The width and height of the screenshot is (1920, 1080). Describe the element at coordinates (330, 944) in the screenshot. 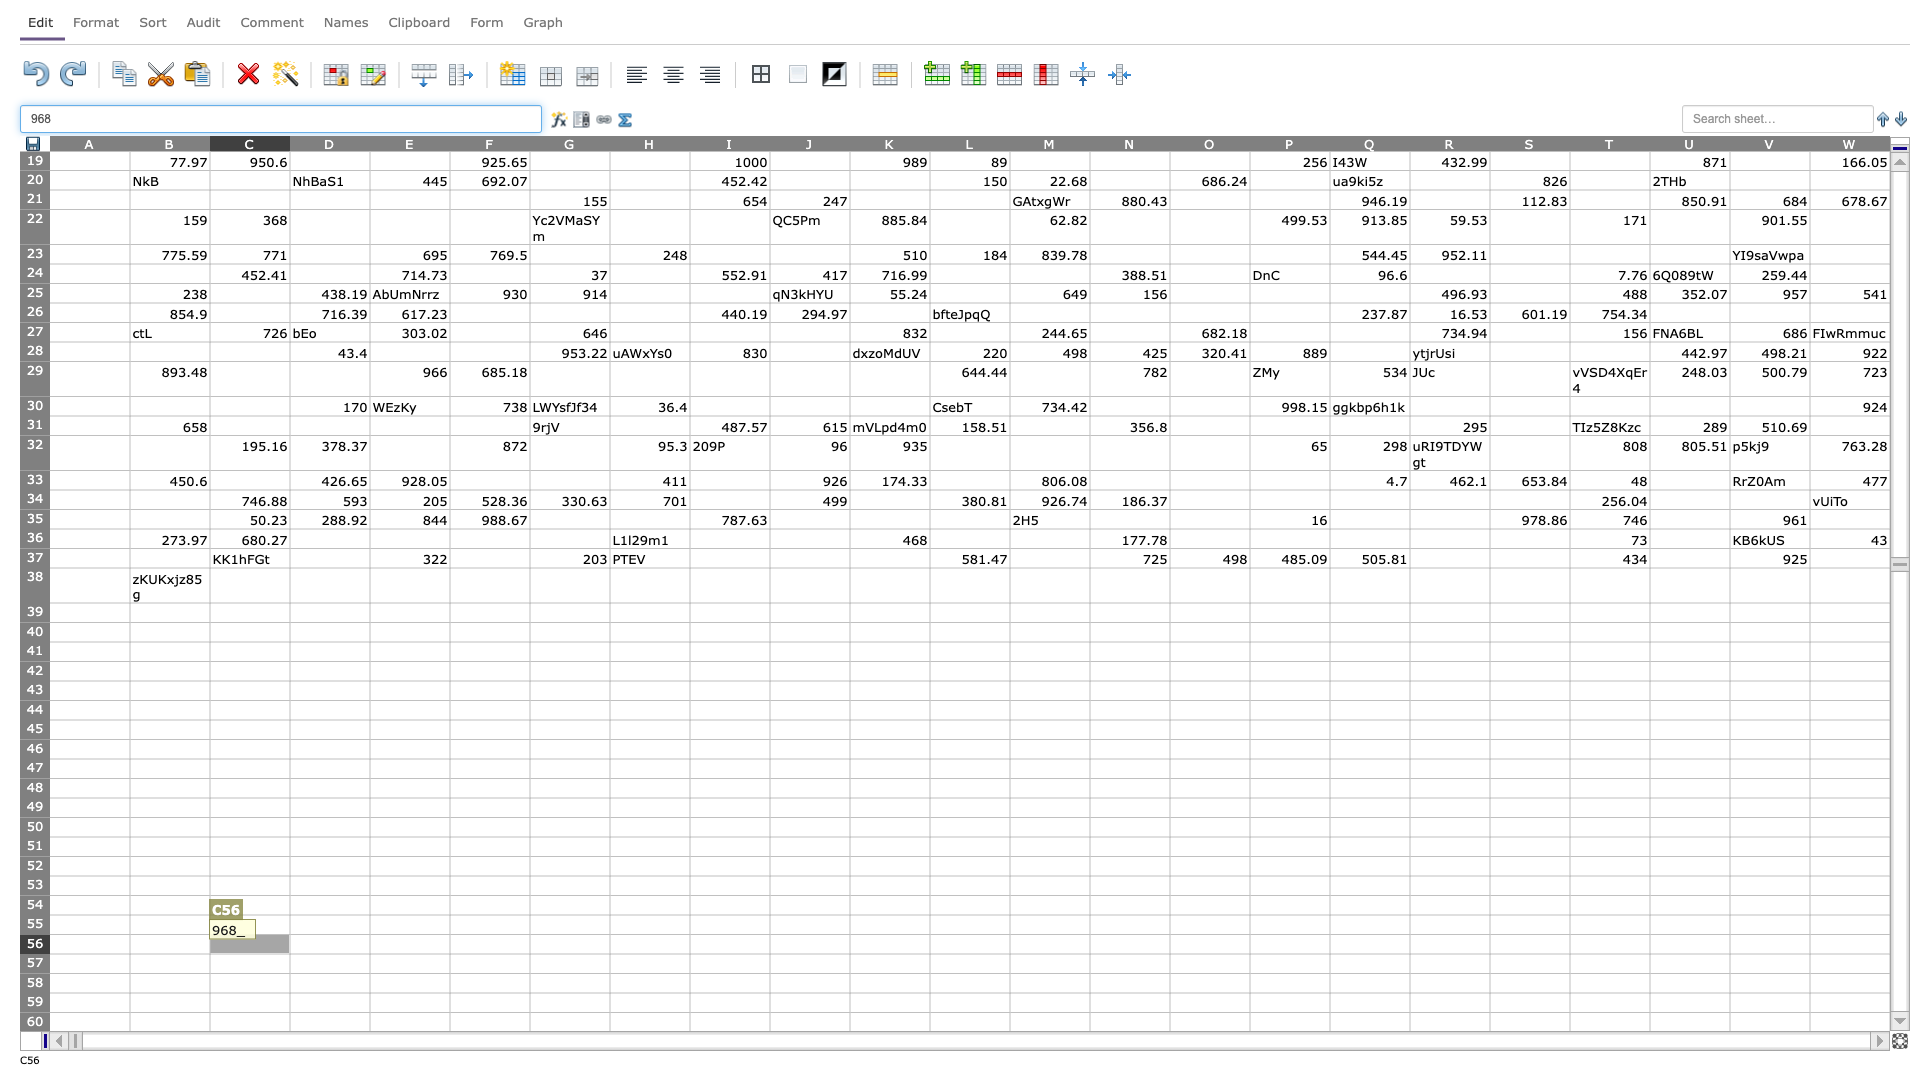

I see `D56` at that location.